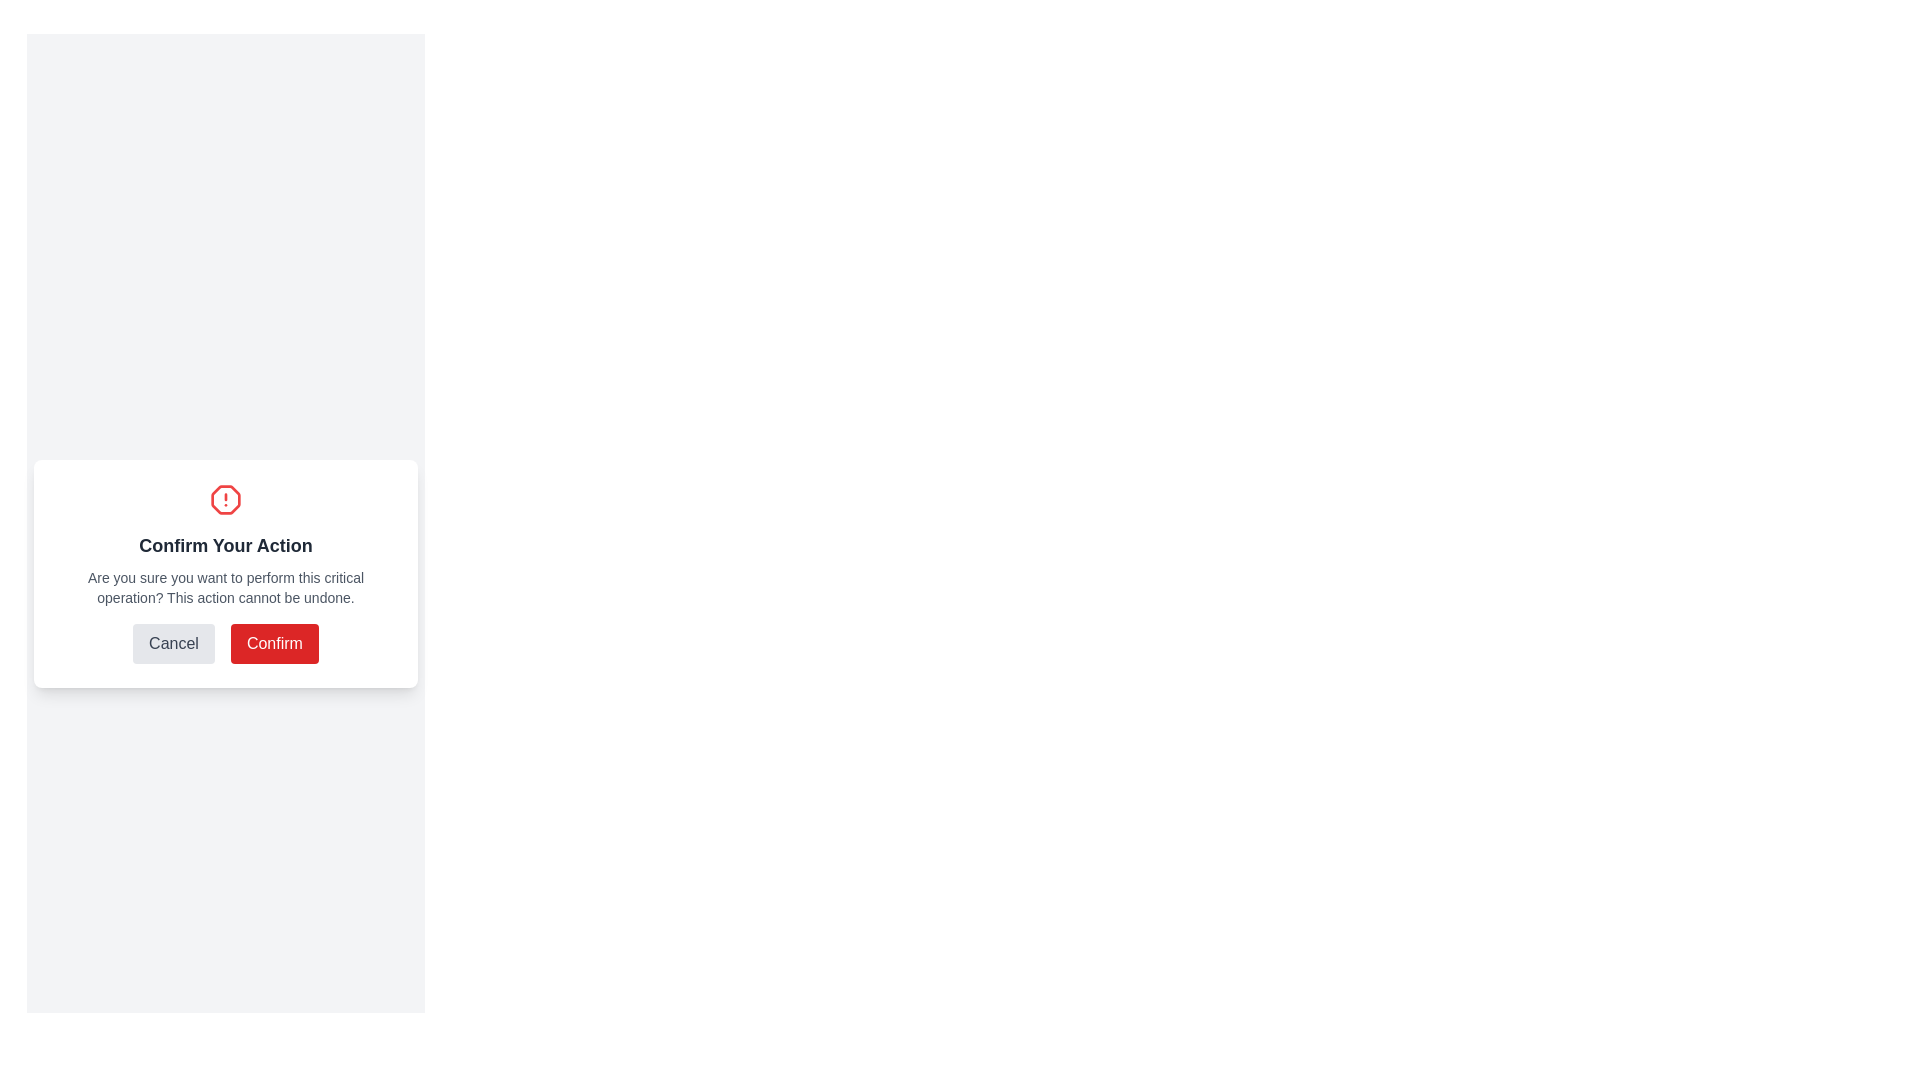  I want to click on the descriptive text label within the confirmation modal that is positioned below the header 'Confirm Your Action' and above the buttons 'Cancel' and 'Confirm', so click(225, 586).